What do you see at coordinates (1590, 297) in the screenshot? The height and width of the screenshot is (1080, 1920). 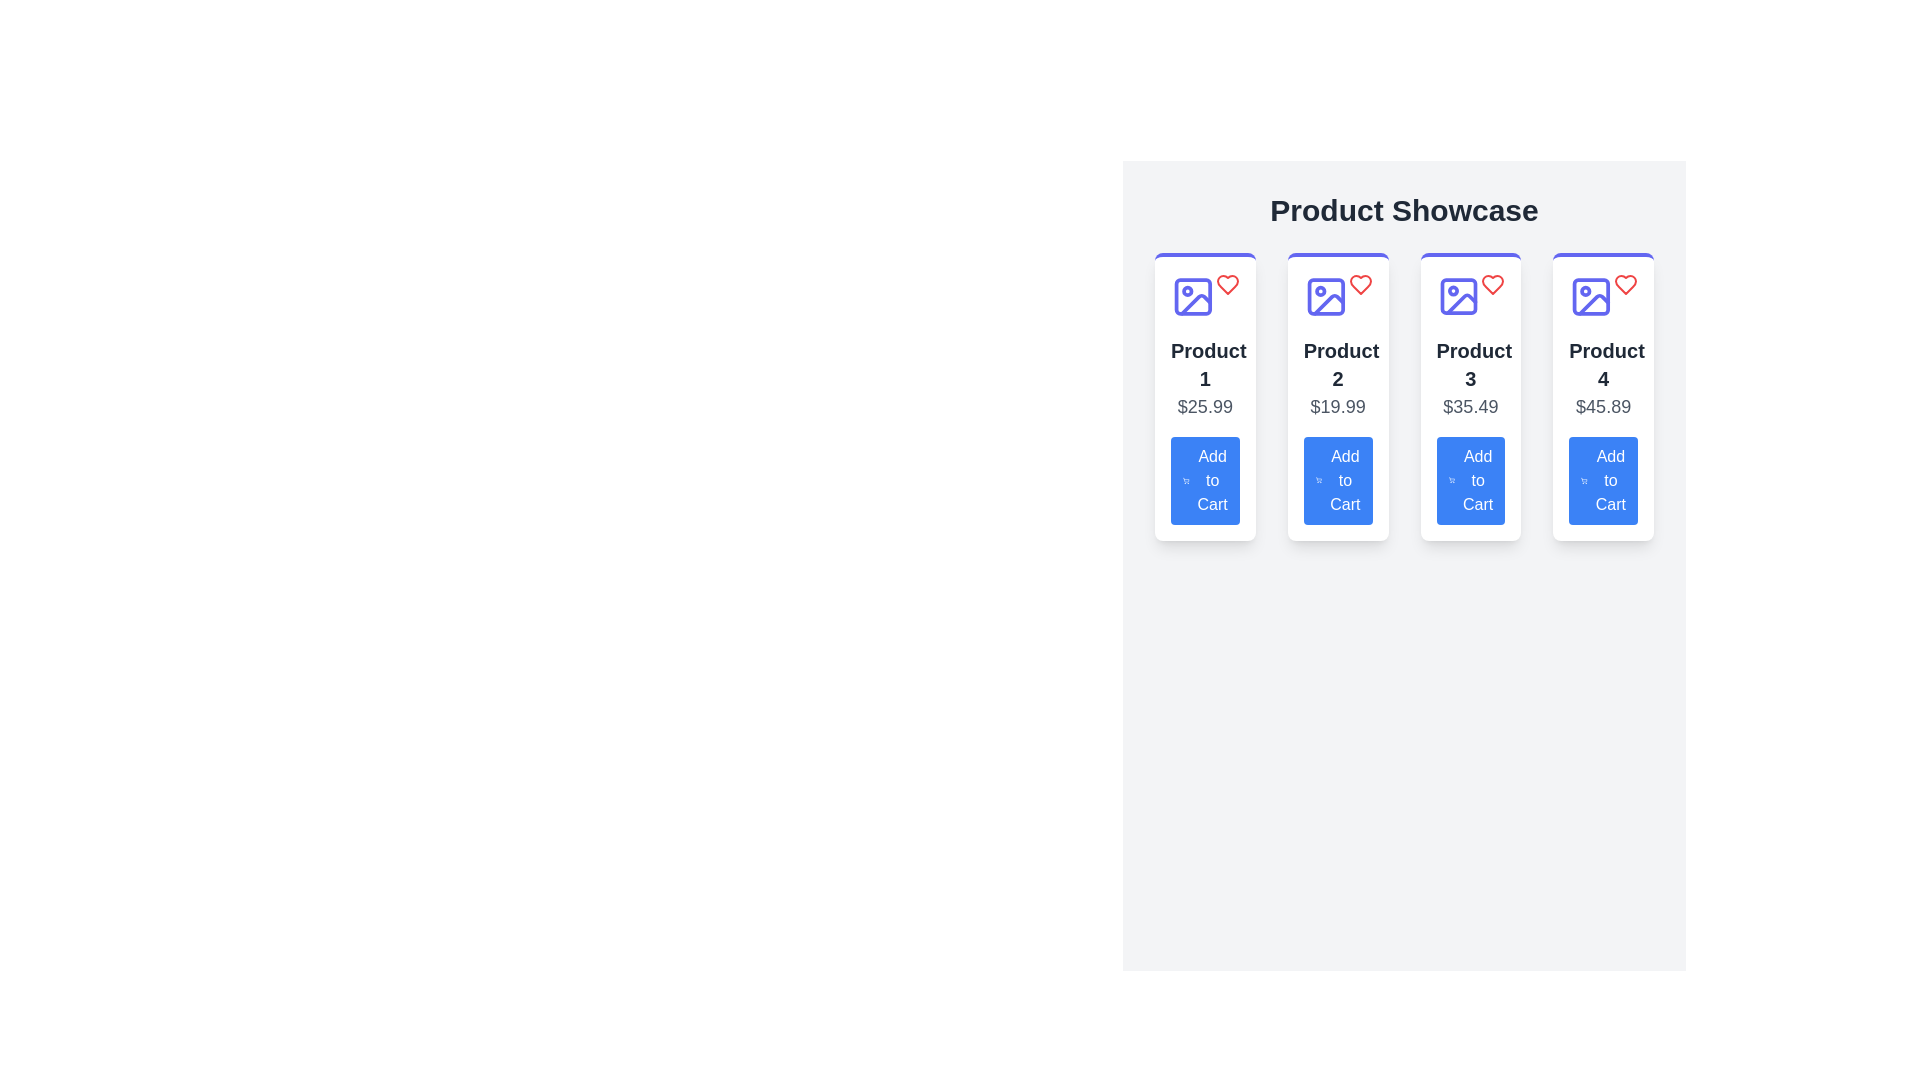 I see `the SVG rectangular shape with rounded edges located in the icon area of the fourth product card, serving as a decorative component or identification marker` at bounding box center [1590, 297].